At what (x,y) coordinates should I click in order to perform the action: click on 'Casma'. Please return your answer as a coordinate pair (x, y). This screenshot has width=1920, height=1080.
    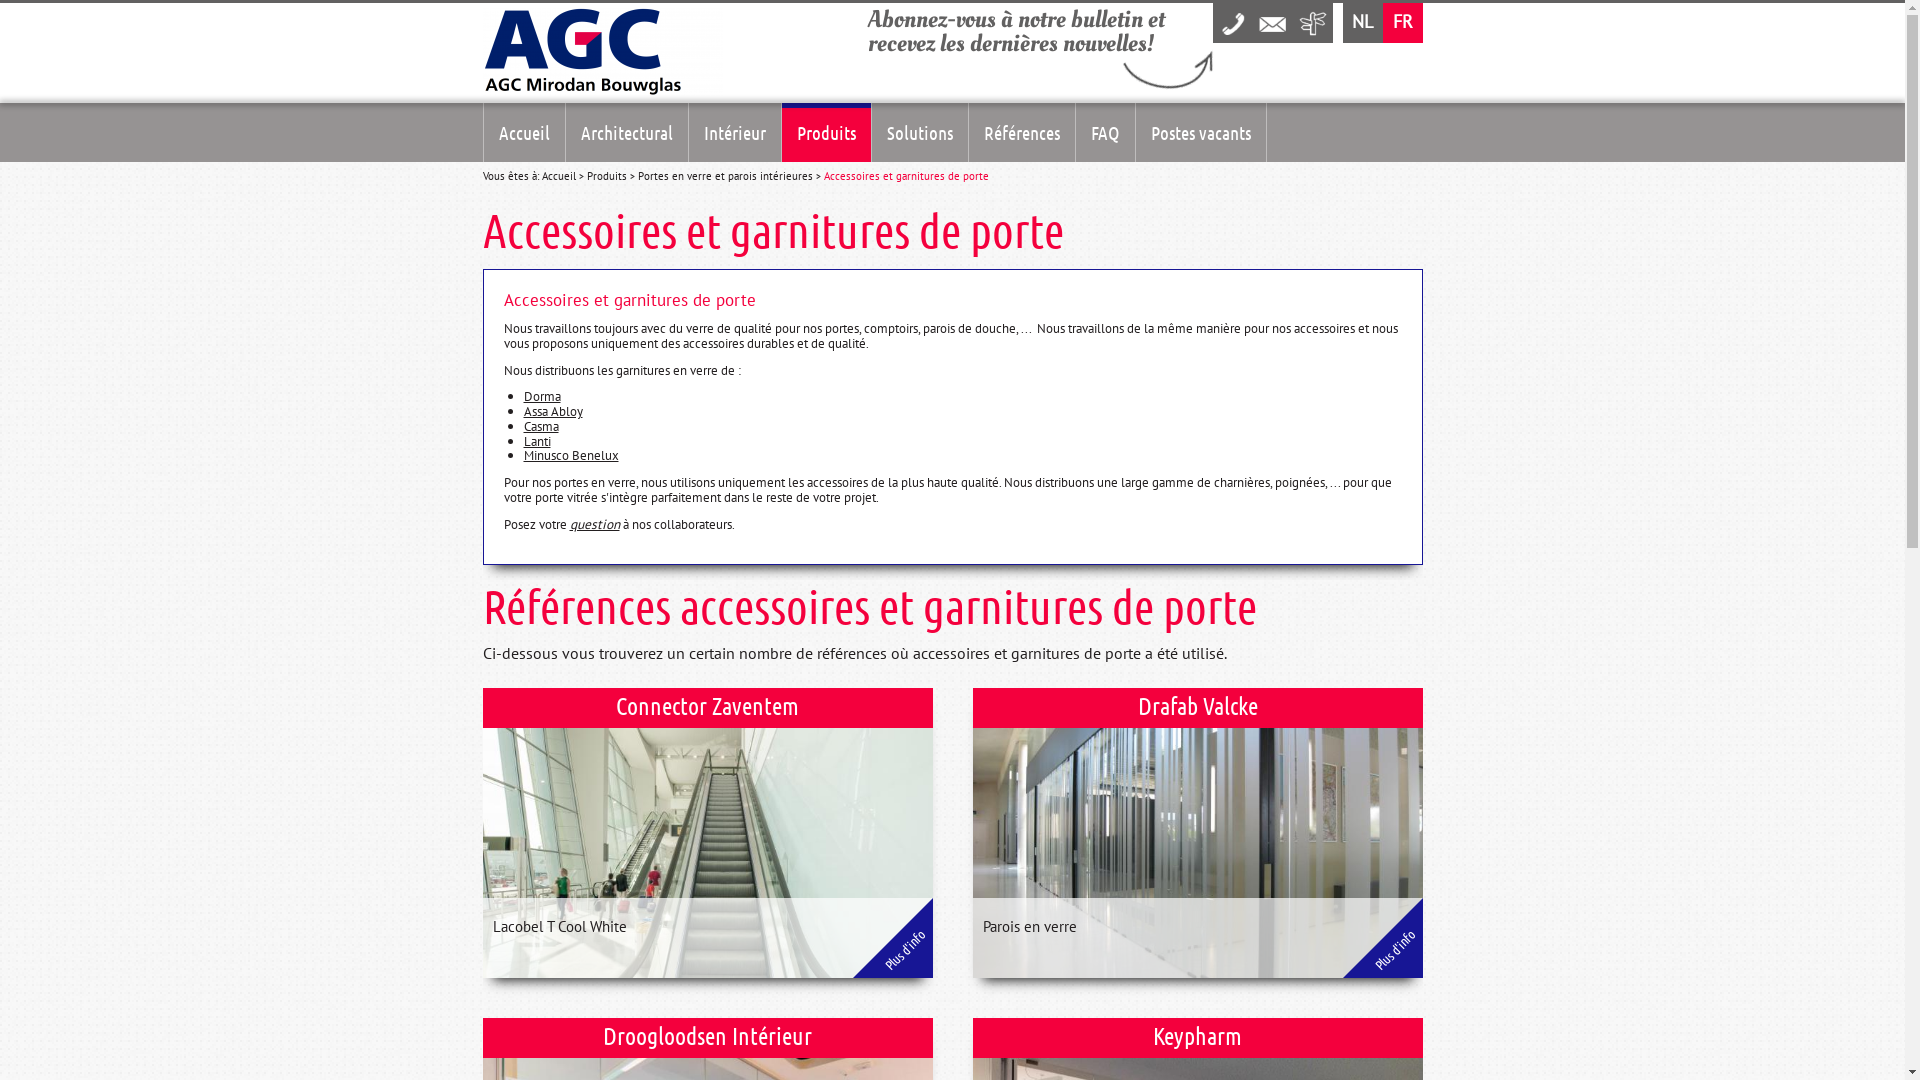
    Looking at the image, I should click on (523, 424).